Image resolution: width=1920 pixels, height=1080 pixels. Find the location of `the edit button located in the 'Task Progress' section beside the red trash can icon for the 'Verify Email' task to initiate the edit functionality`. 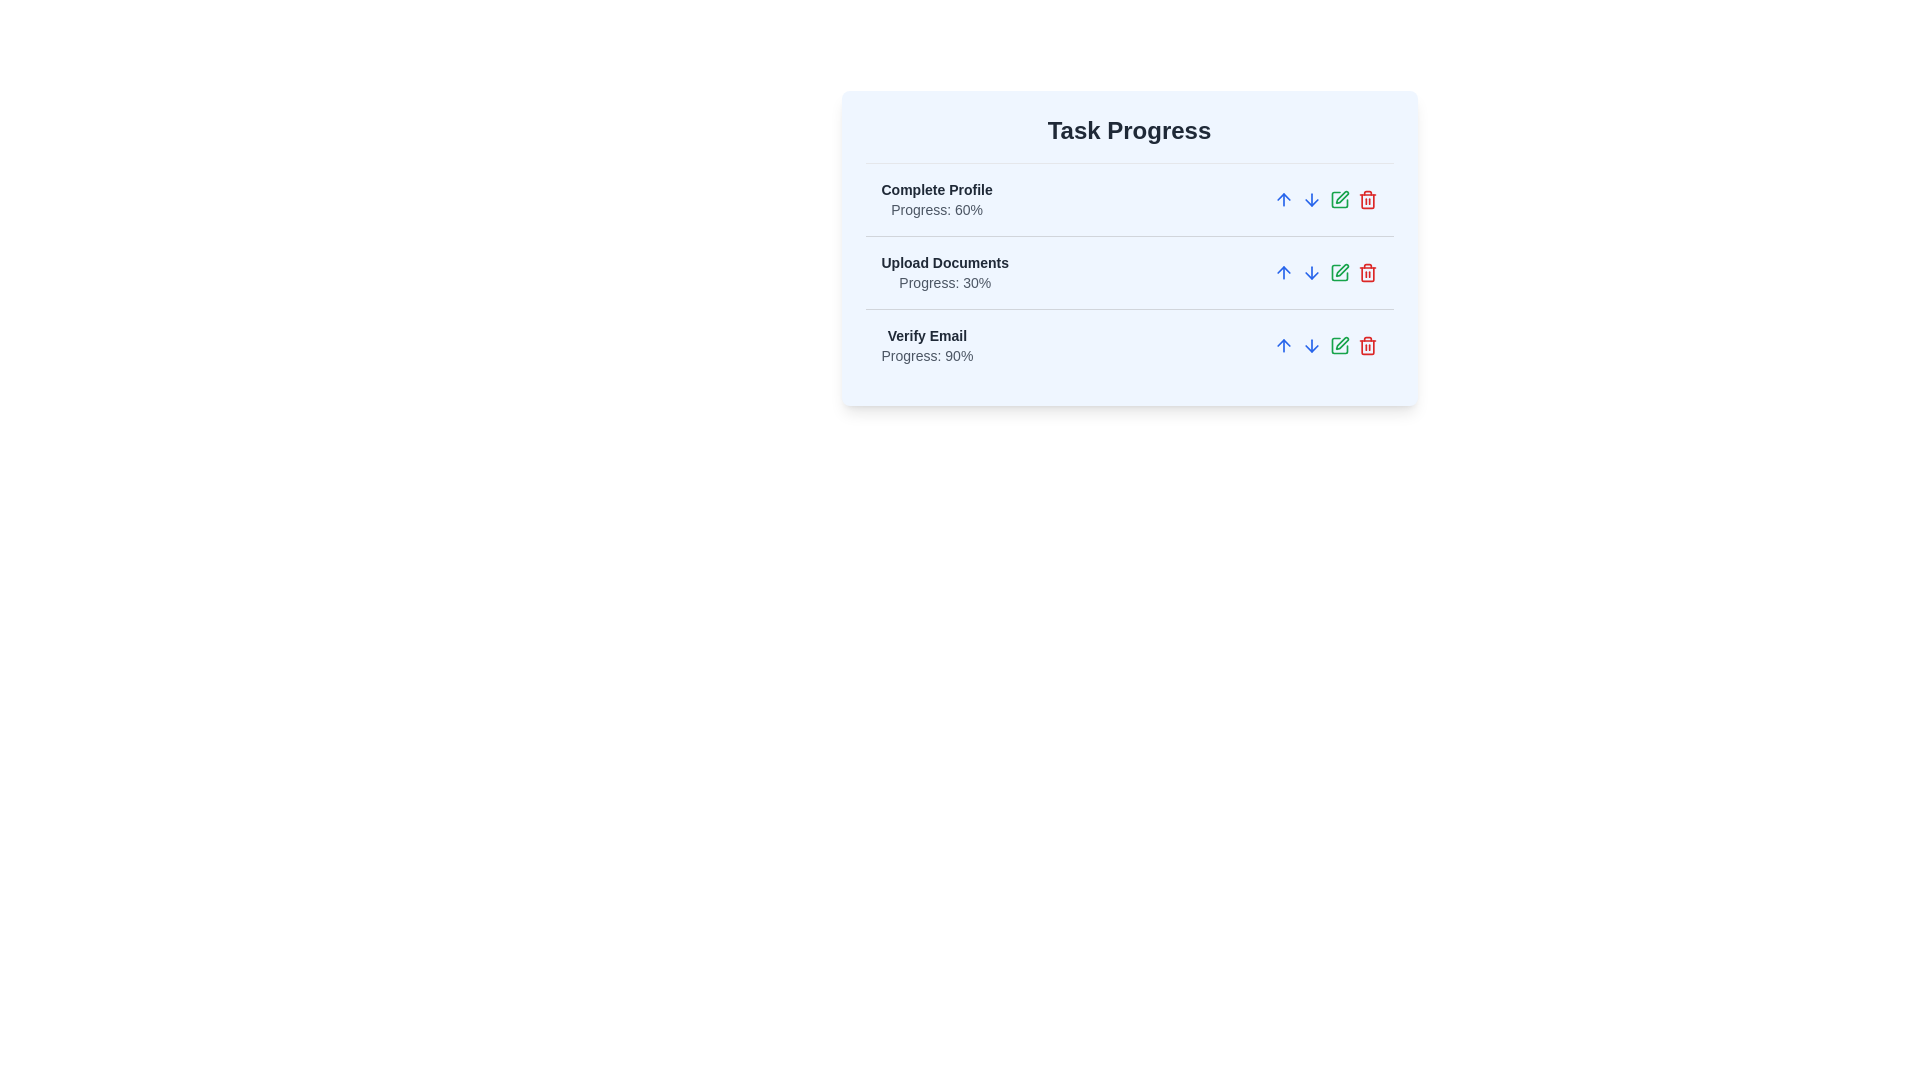

the edit button located in the 'Task Progress' section beside the red trash can icon for the 'Verify Email' task to initiate the edit functionality is located at coordinates (1339, 345).